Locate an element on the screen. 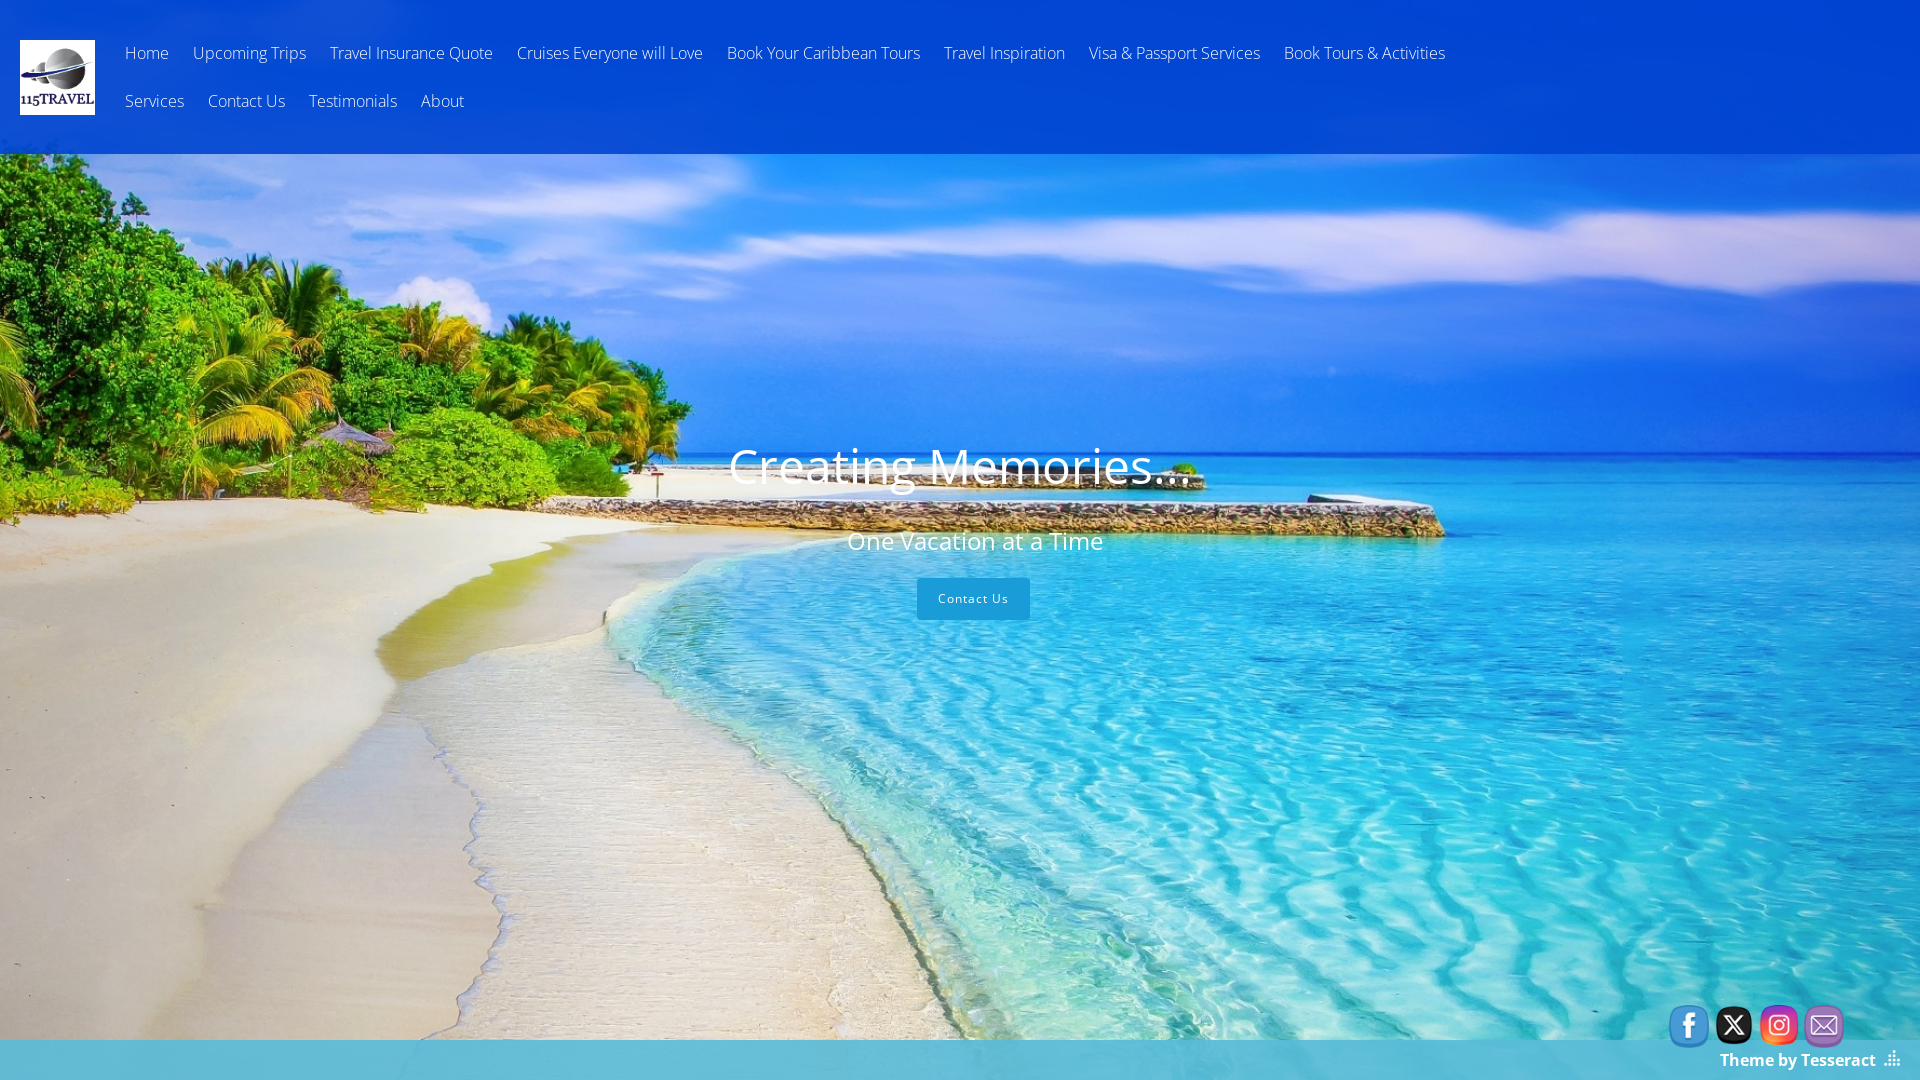 The height and width of the screenshot is (1080, 1920). 'Facebook' is located at coordinates (1669, 1026).